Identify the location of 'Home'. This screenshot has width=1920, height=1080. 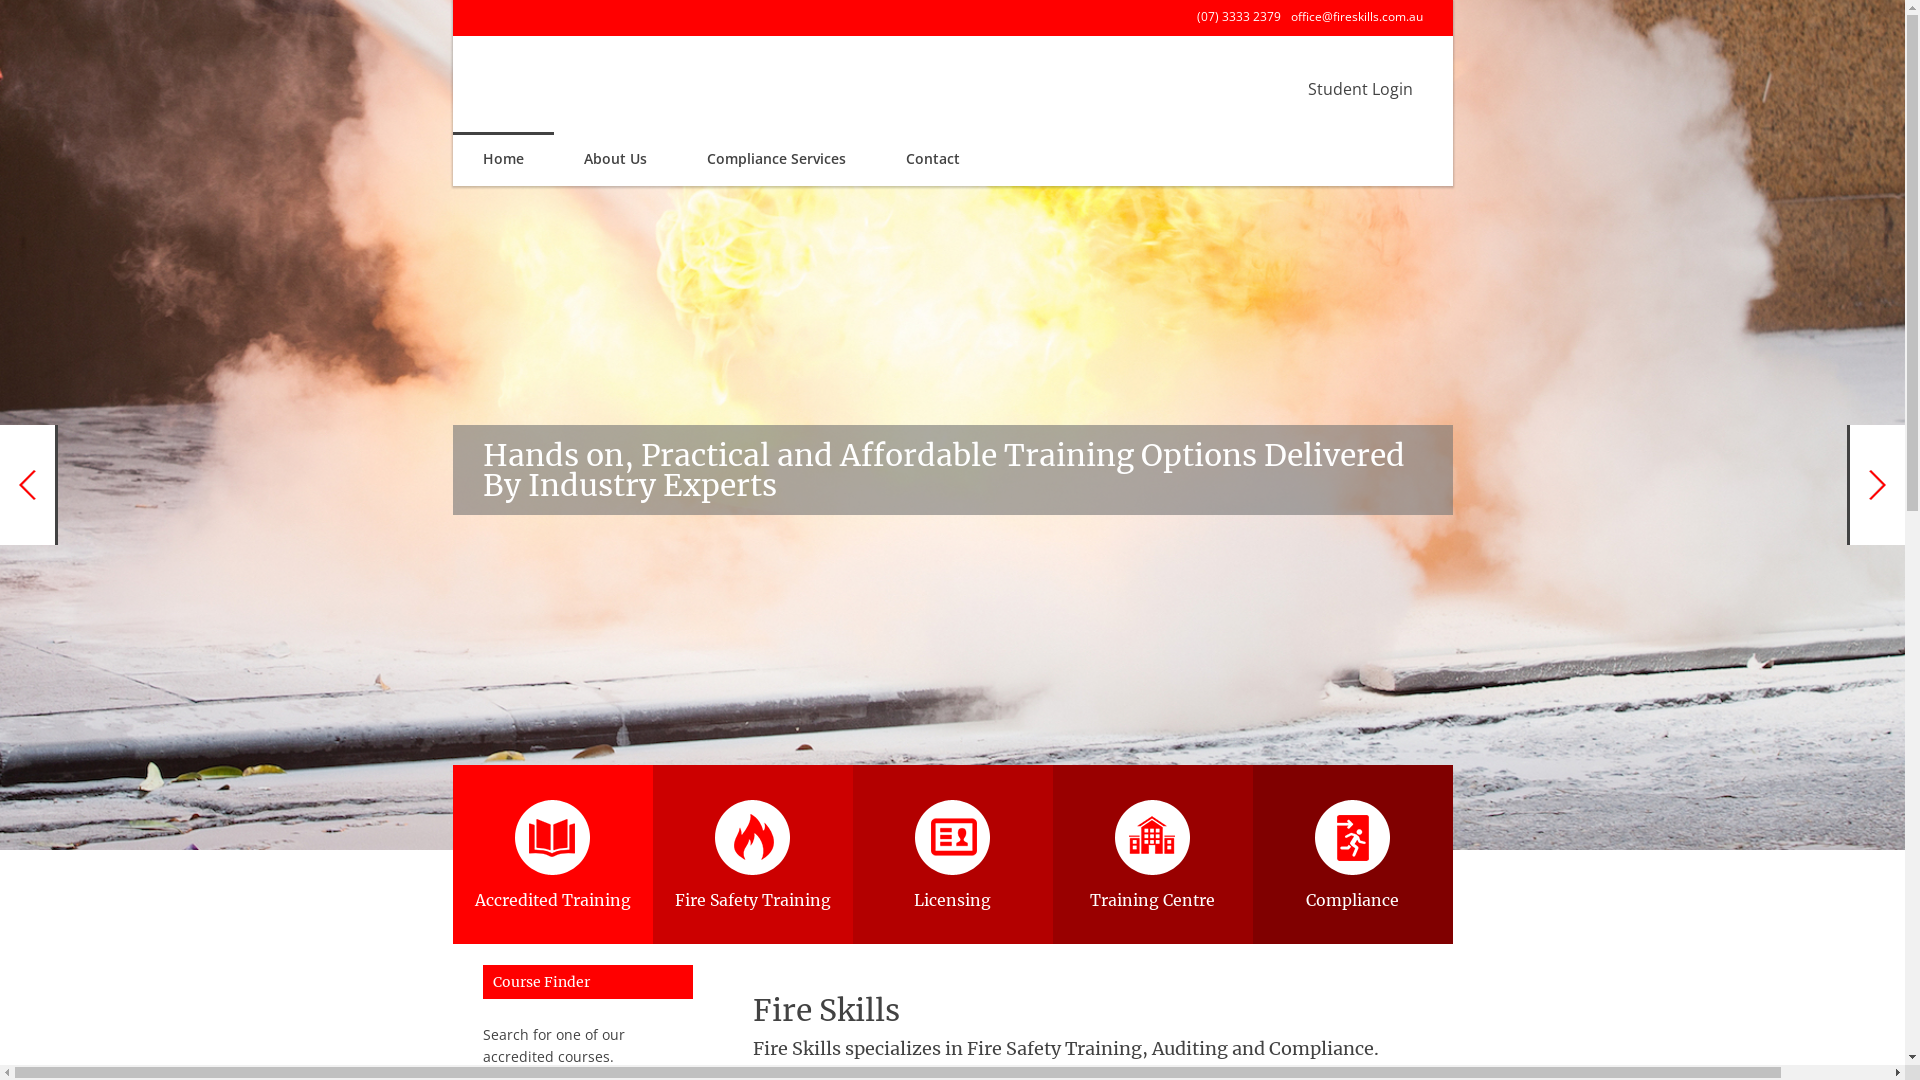
(502, 159).